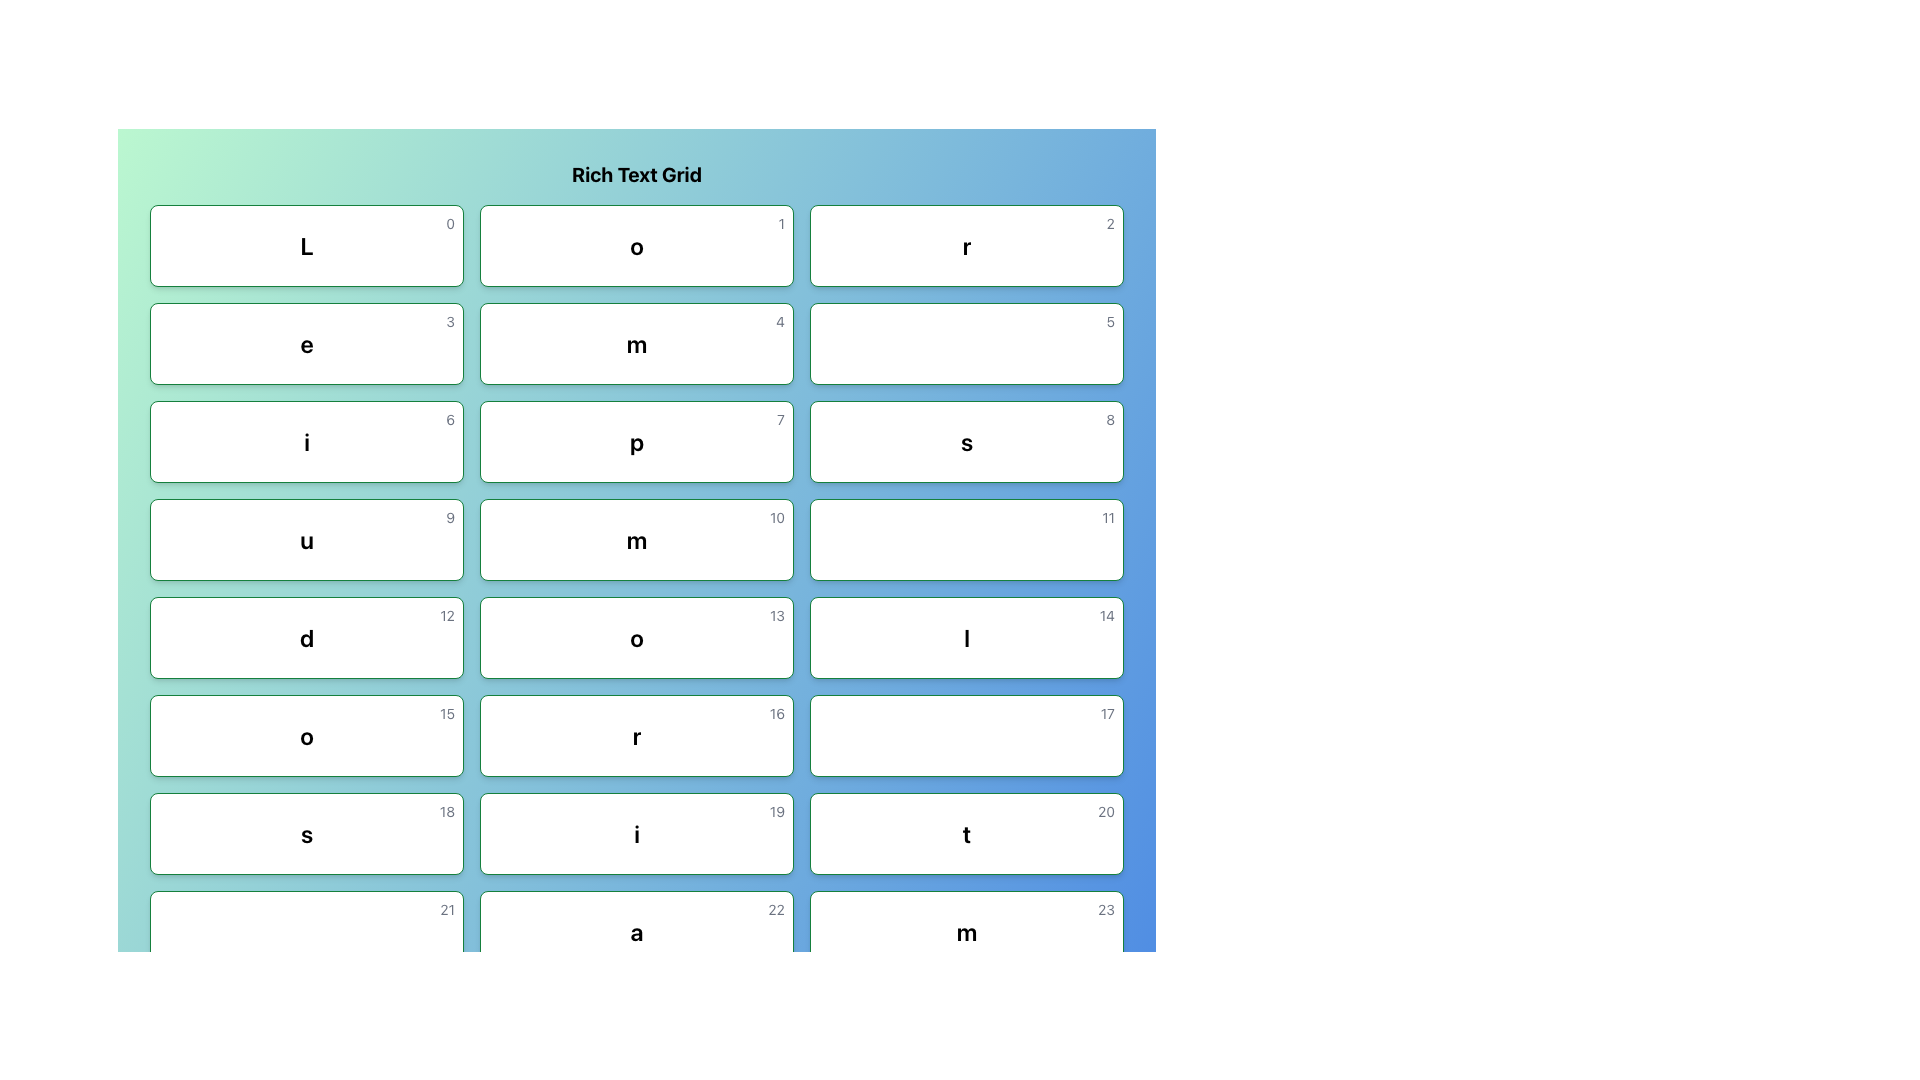 The width and height of the screenshot is (1920, 1080). Describe the element at coordinates (306, 540) in the screenshot. I see `the text label displaying the character 'u' in bold and enlarged font, located in the top-left of a card with a green outline` at that location.